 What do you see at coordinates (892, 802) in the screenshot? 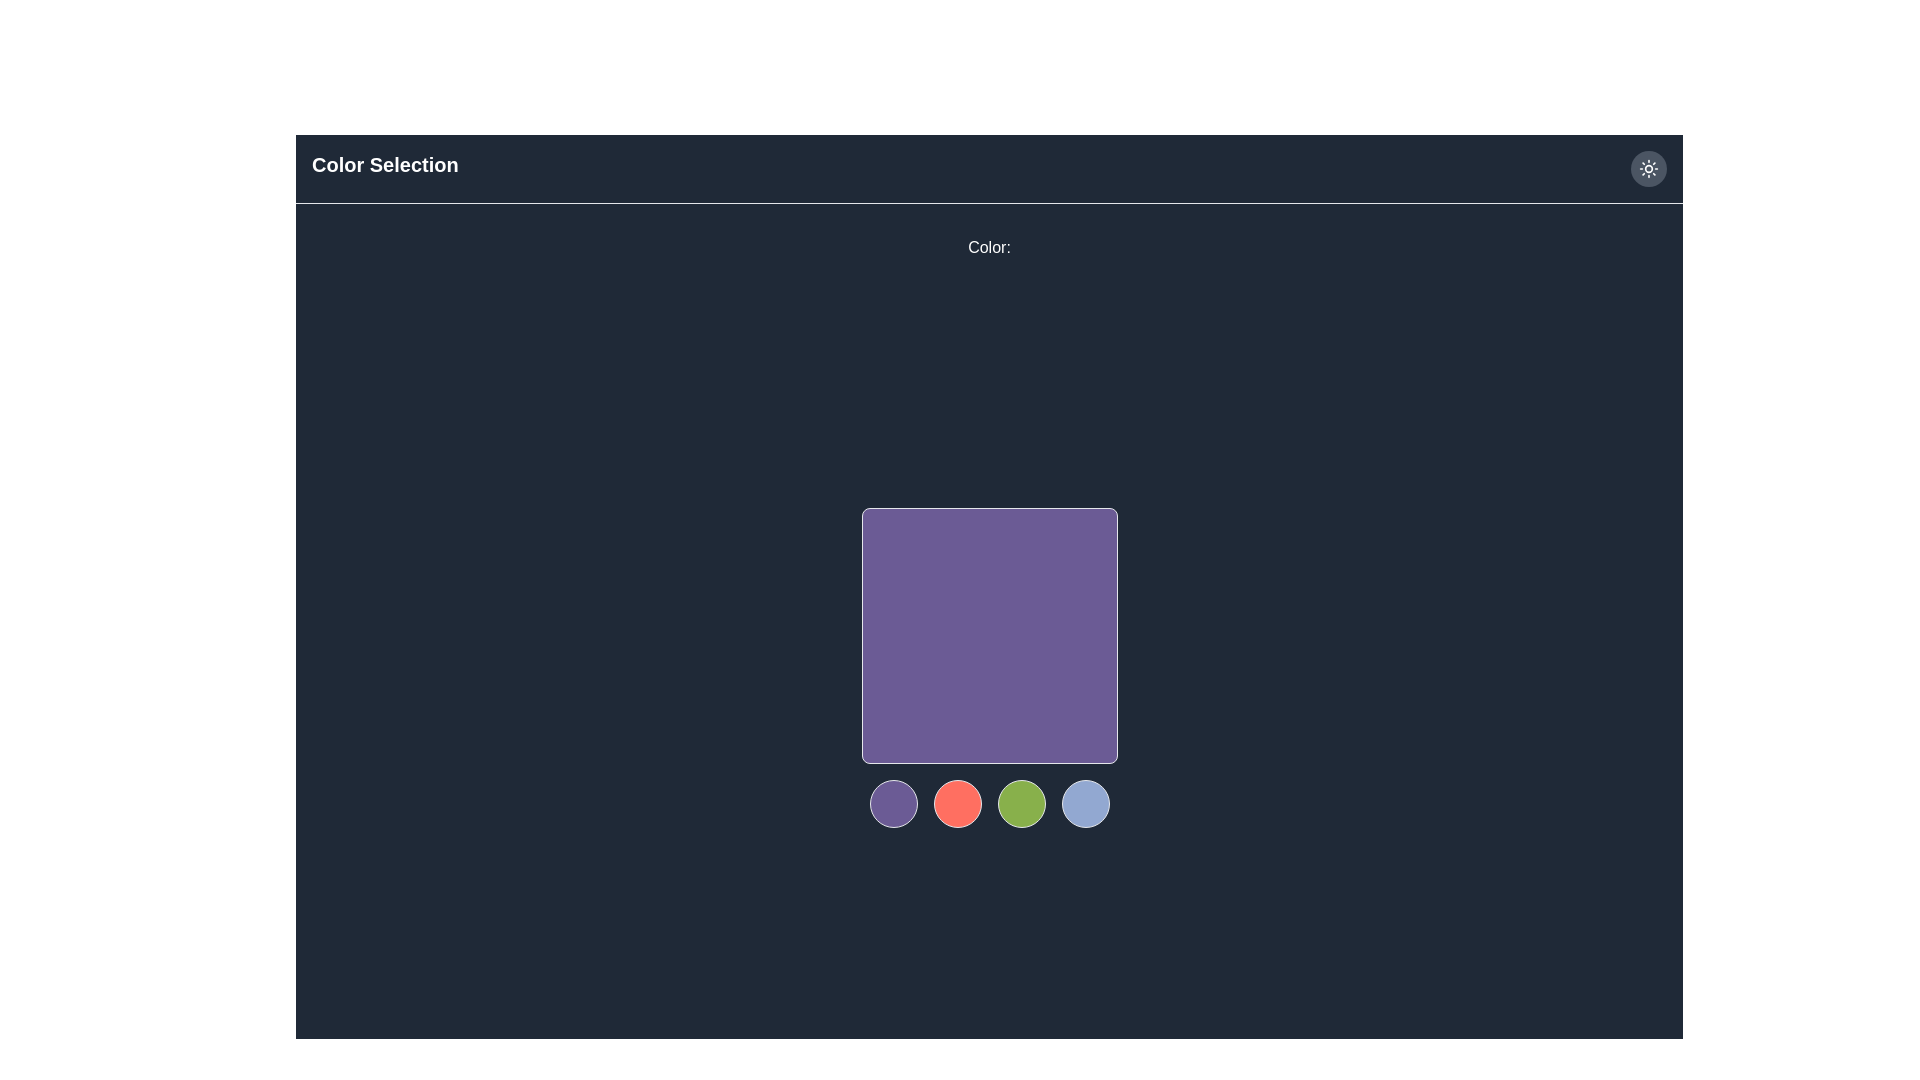
I see `the first circular button that denotes the color purple, located directly below the larger purple square` at bounding box center [892, 802].